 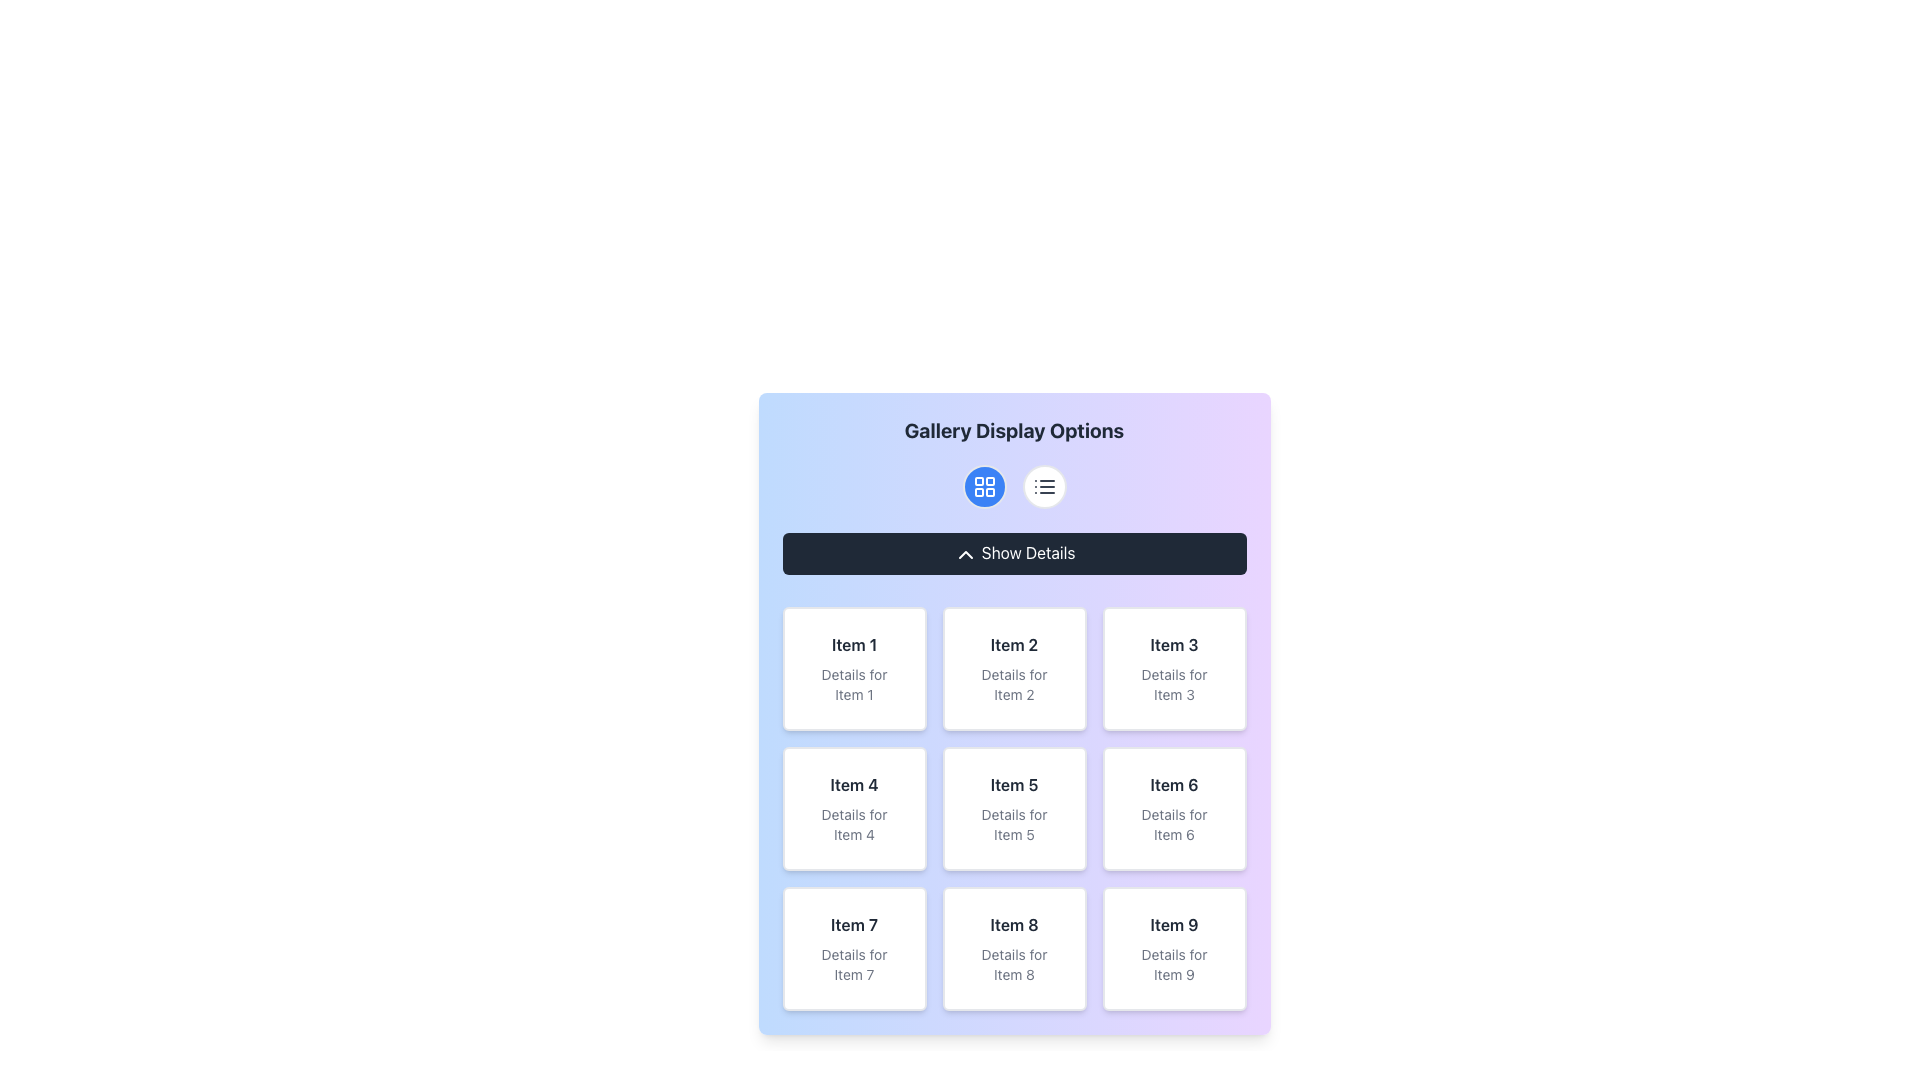 I want to click on the static text label reading 'Details for Item 6', which is located within a white rectangular card under the bolded text 'Item 6', so click(x=1174, y=824).